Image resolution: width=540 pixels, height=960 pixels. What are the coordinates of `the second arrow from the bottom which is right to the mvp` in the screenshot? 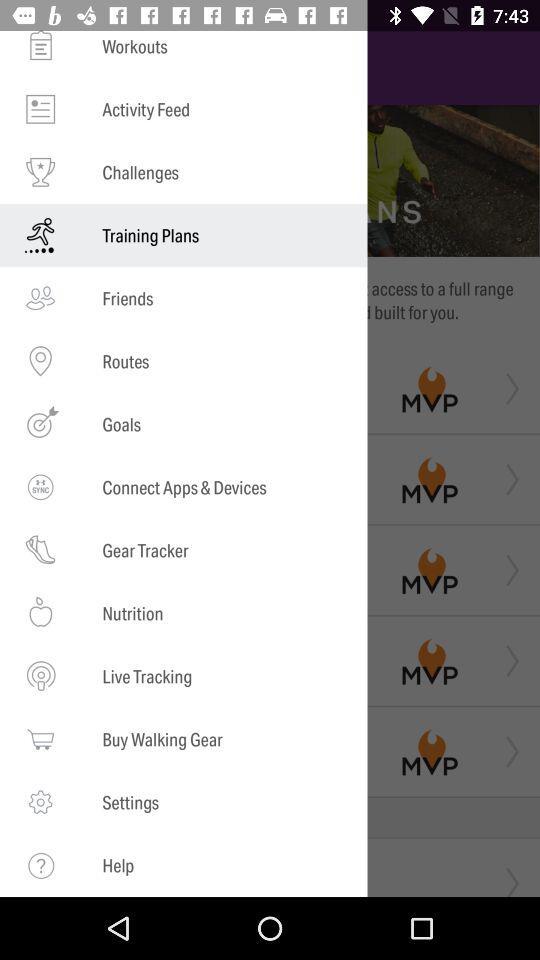 It's located at (507, 750).